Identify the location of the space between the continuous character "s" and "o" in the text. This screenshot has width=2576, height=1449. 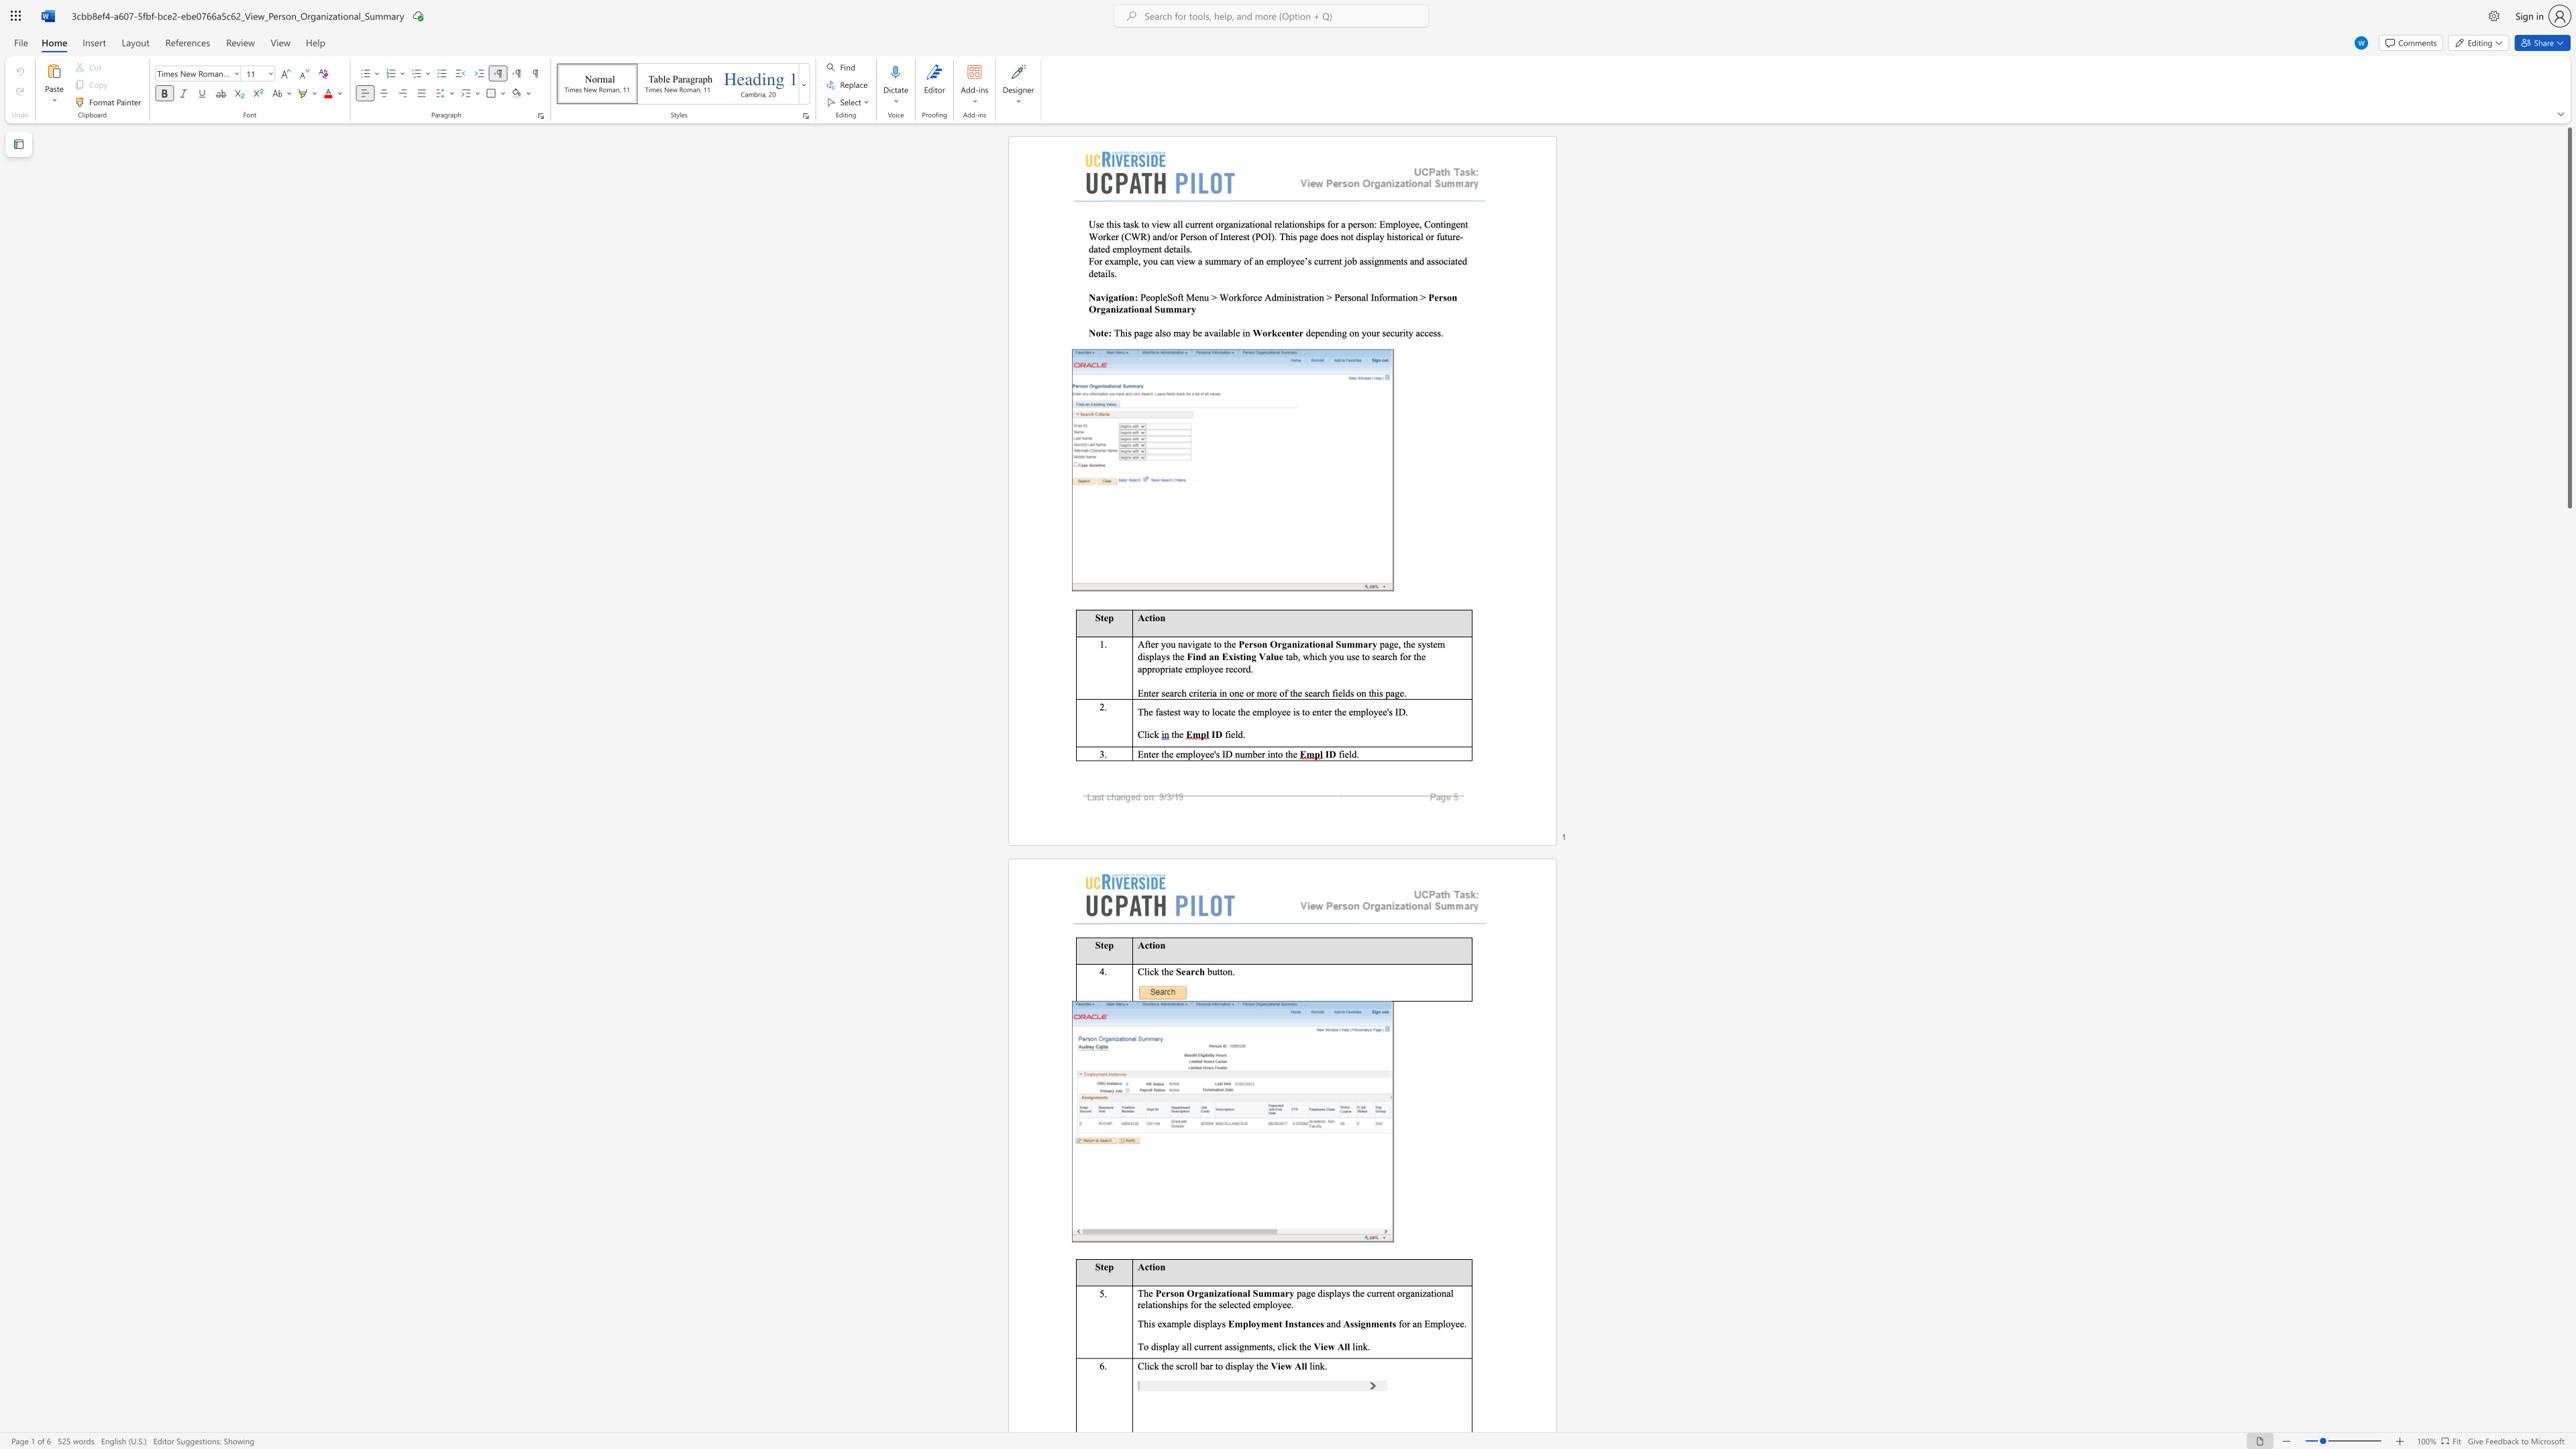
(1165, 332).